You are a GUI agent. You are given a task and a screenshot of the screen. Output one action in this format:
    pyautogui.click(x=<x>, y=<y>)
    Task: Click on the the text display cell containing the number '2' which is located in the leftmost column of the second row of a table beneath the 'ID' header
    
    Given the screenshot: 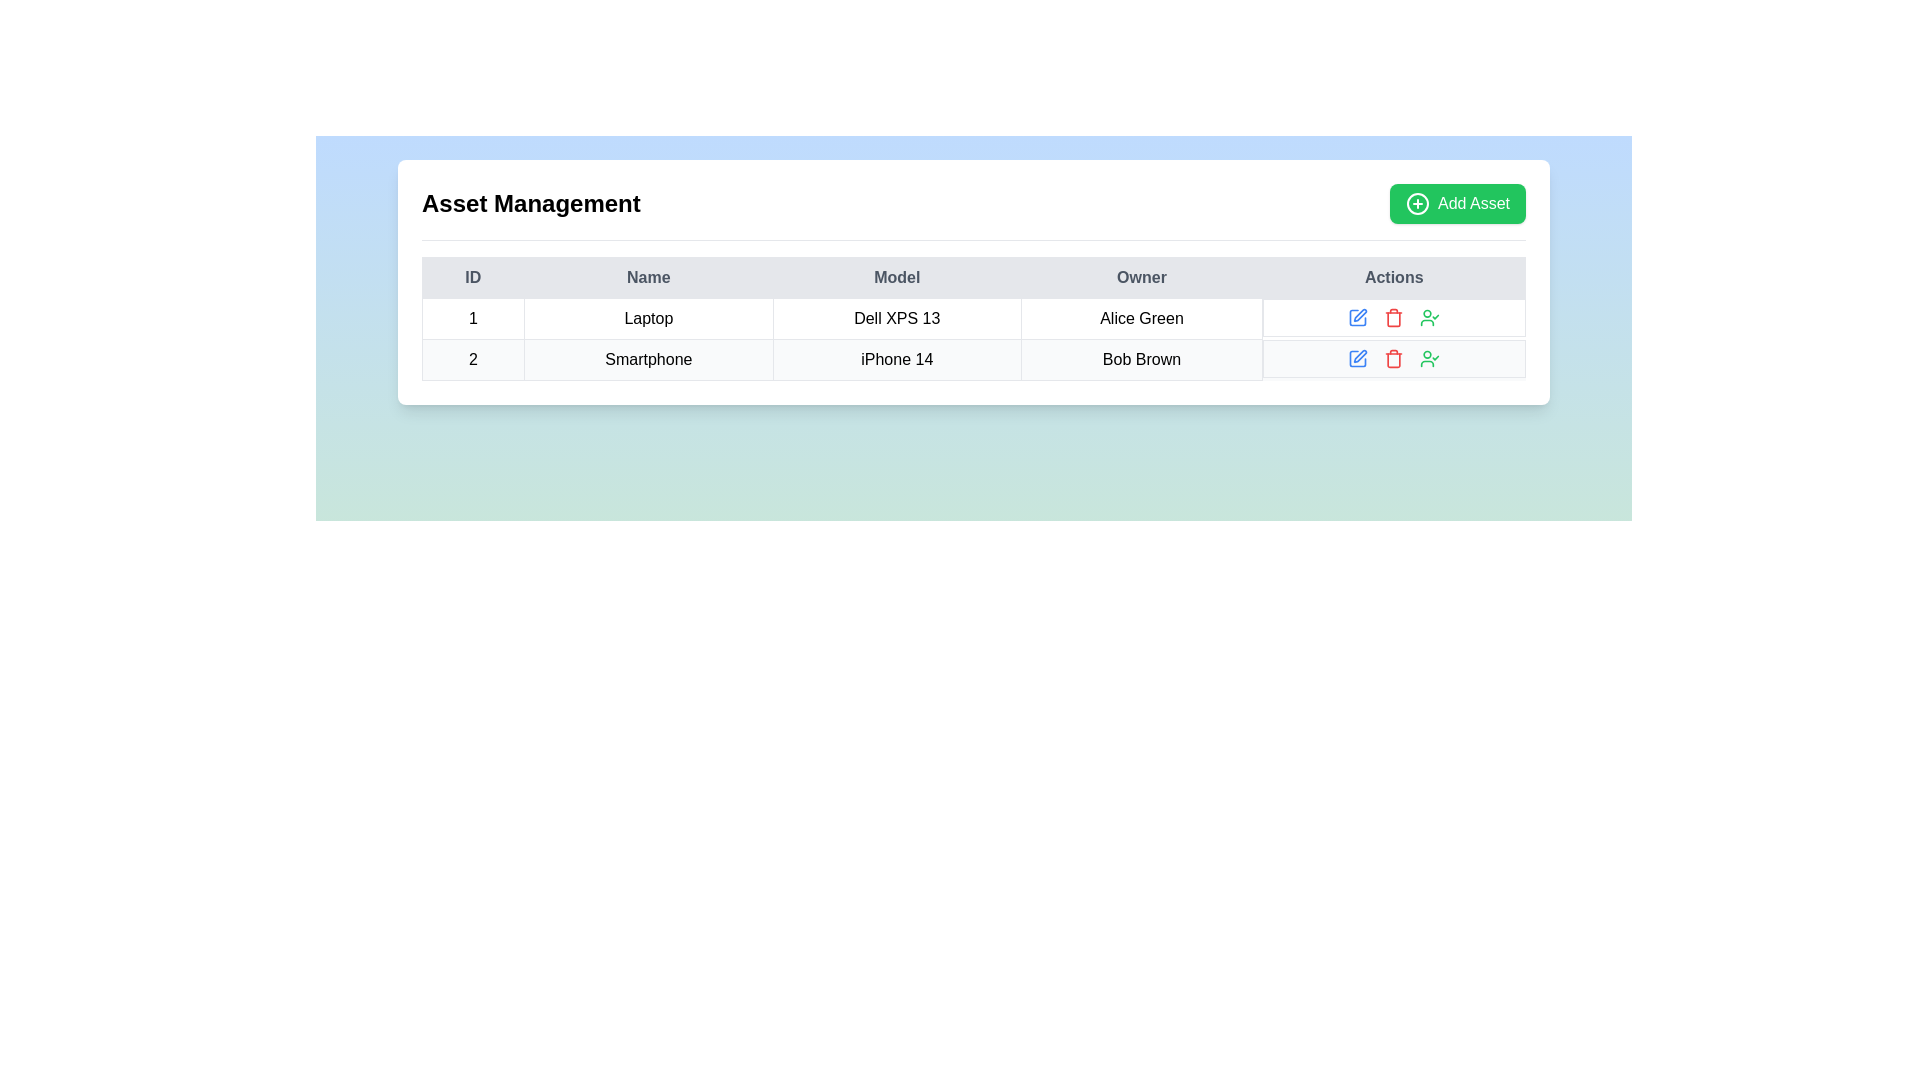 What is the action you would take?
    pyautogui.click(x=472, y=358)
    